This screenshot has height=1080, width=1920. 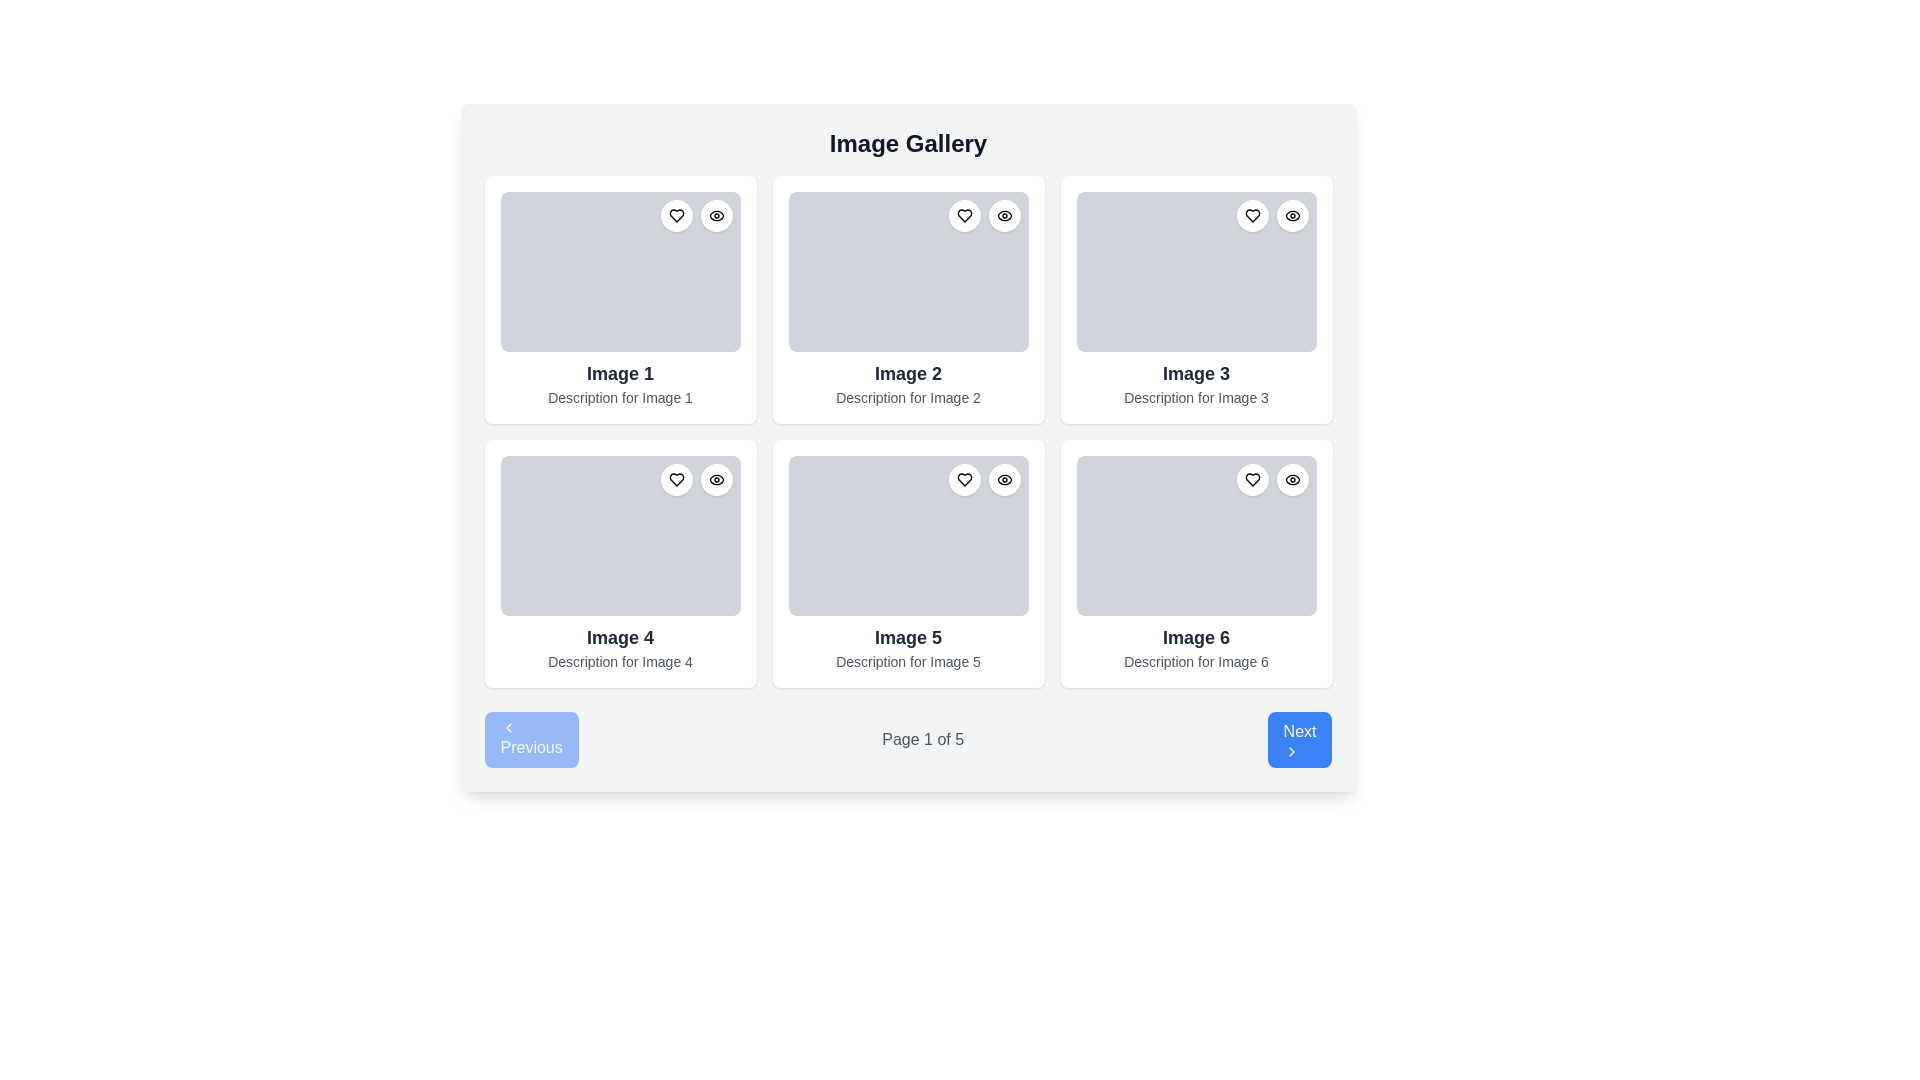 I want to click on the Card element located in the second row and first column of the grid layout to interact with it, so click(x=619, y=563).